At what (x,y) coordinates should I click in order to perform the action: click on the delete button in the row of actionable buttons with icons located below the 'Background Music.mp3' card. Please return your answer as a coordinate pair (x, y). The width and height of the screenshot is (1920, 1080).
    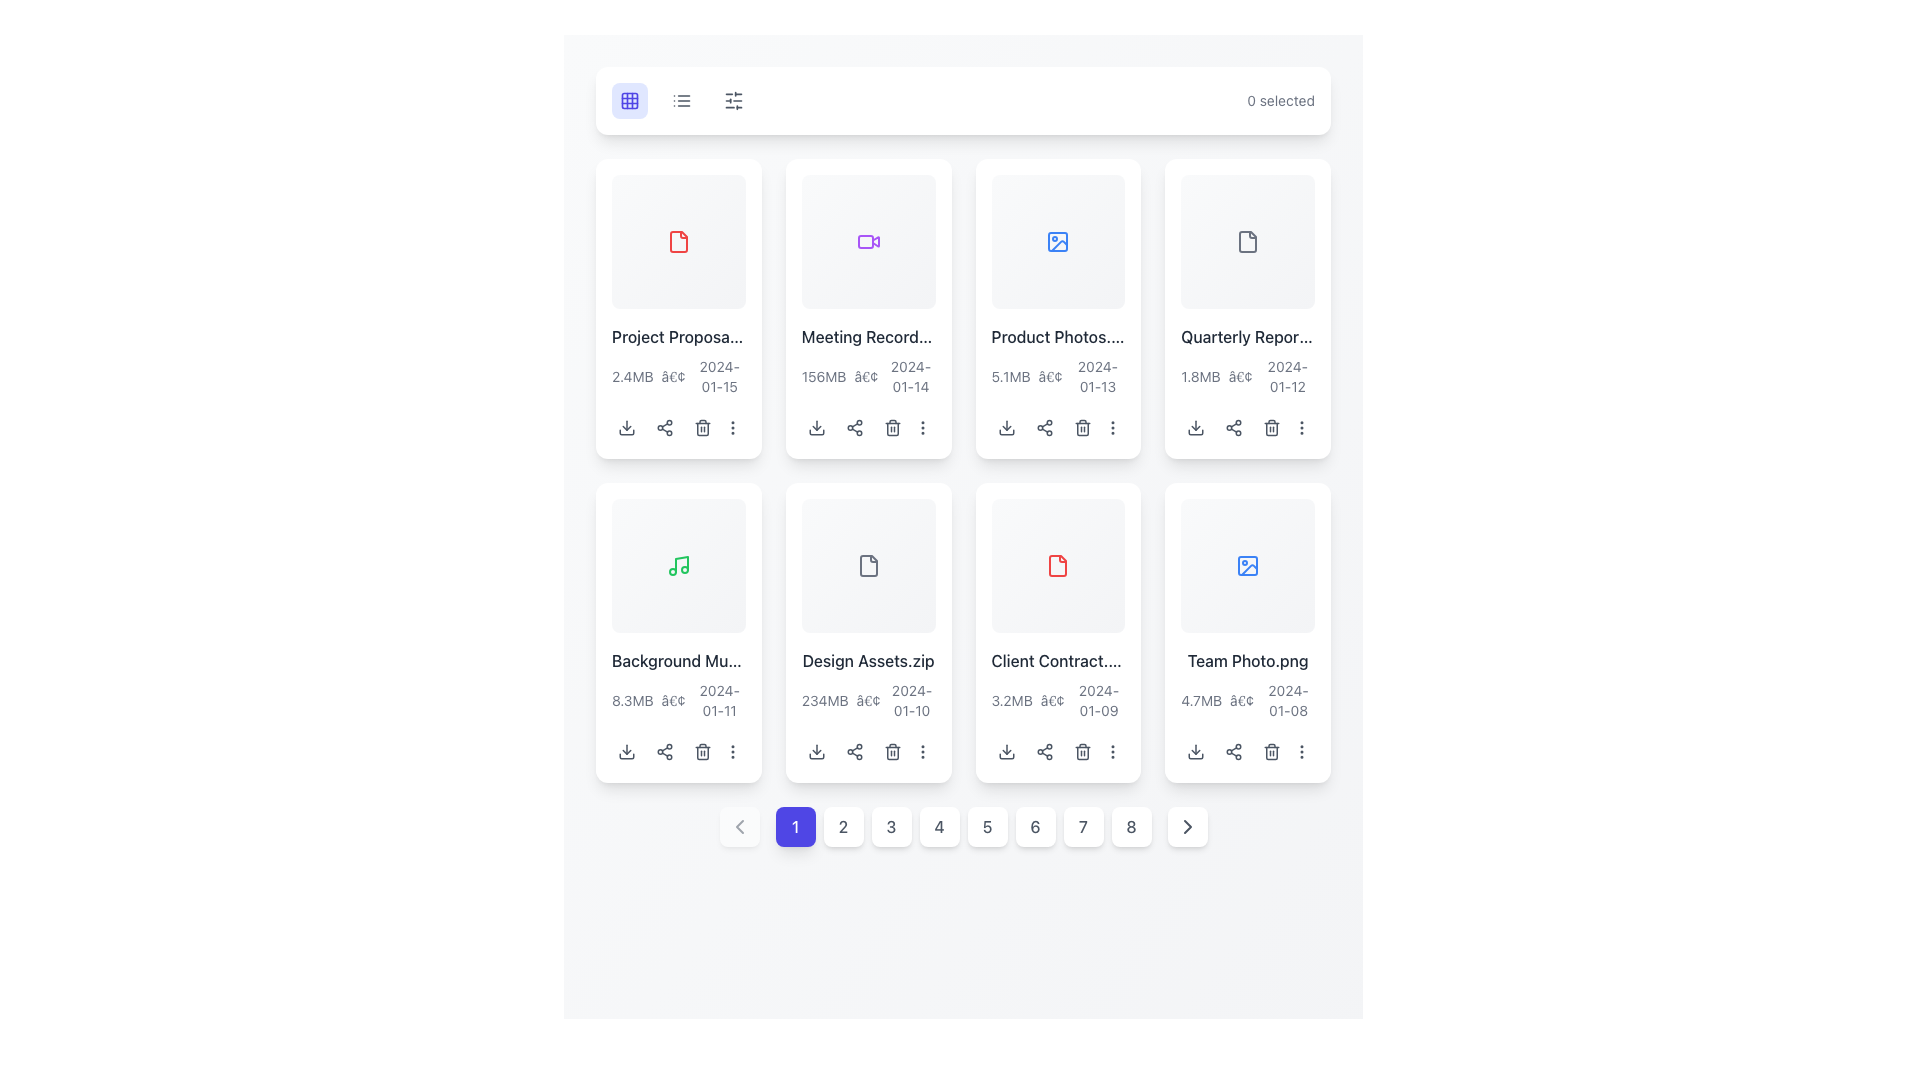
    Looking at the image, I should click on (678, 751).